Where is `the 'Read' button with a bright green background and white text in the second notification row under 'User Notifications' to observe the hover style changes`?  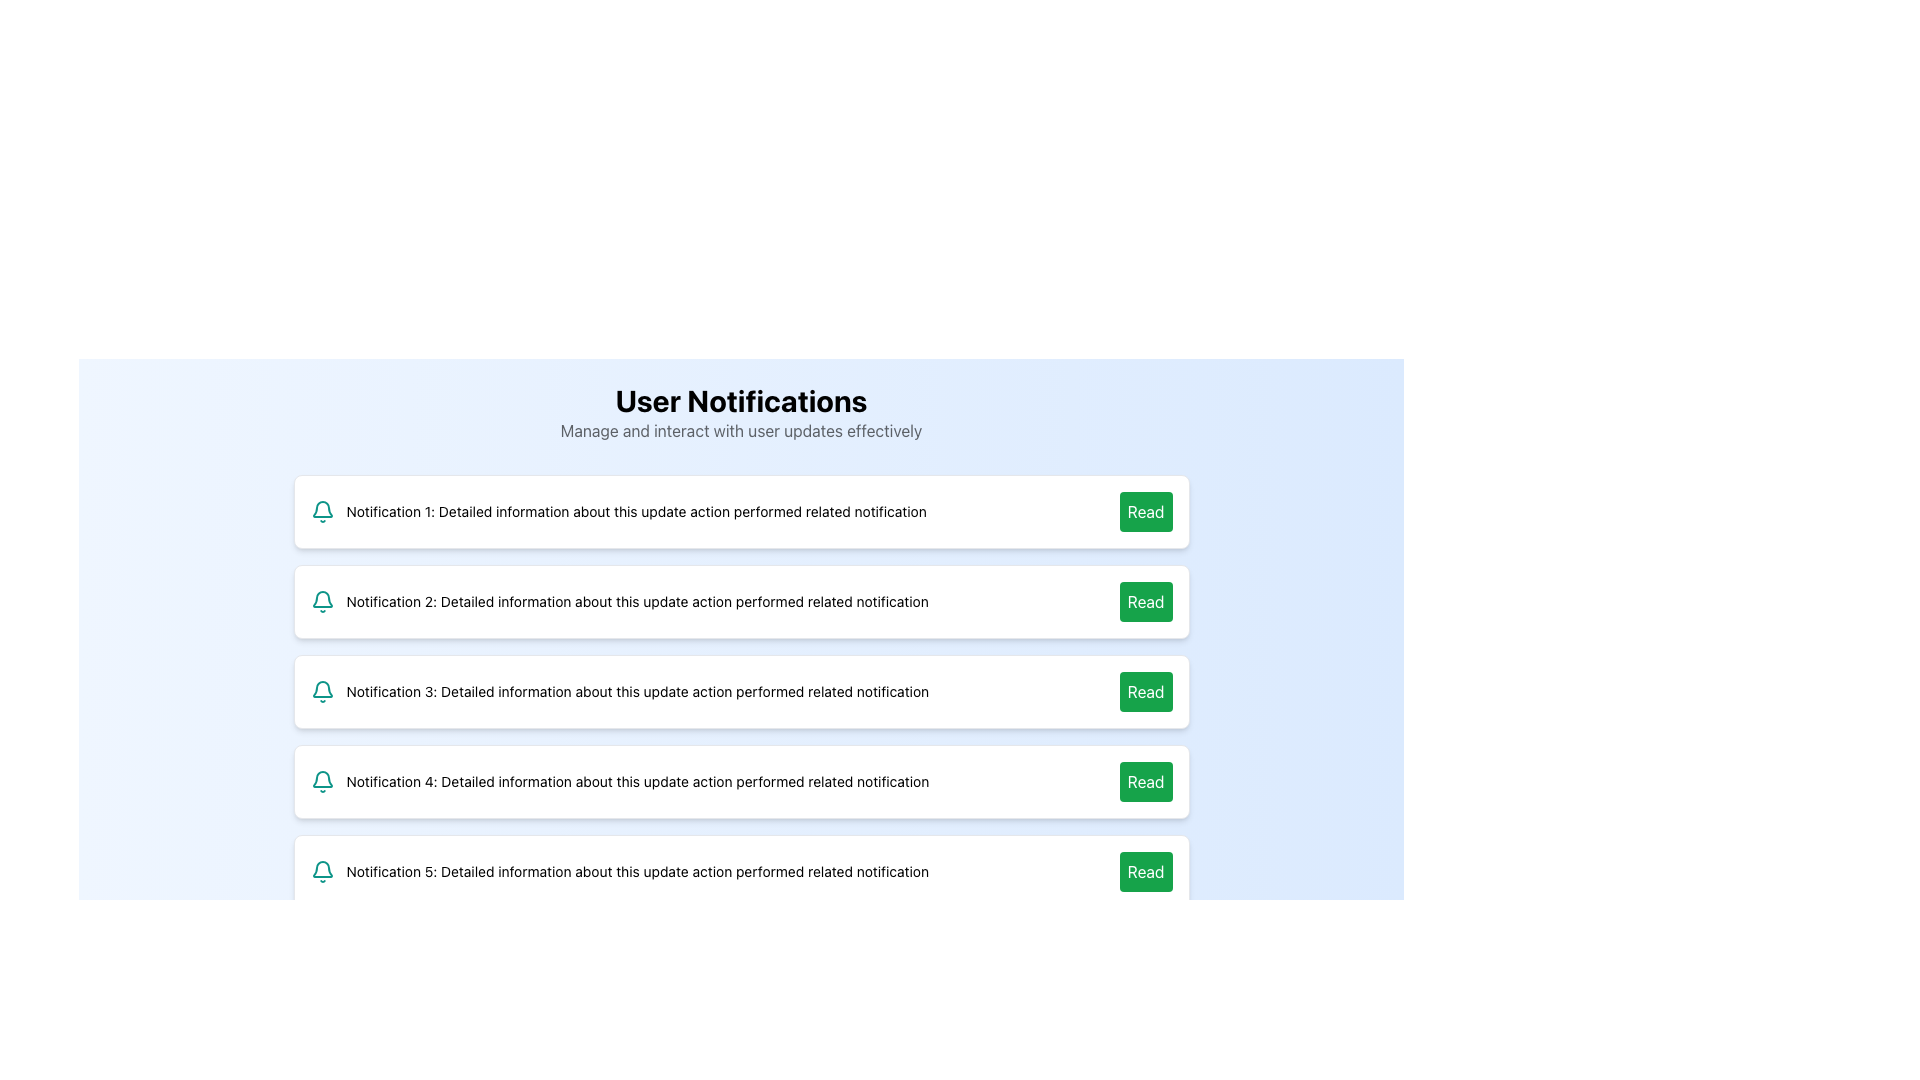 the 'Read' button with a bright green background and white text in the second notification row under 'User Notifications' to observe the hover style changes is located at coordinates (1146, 600).